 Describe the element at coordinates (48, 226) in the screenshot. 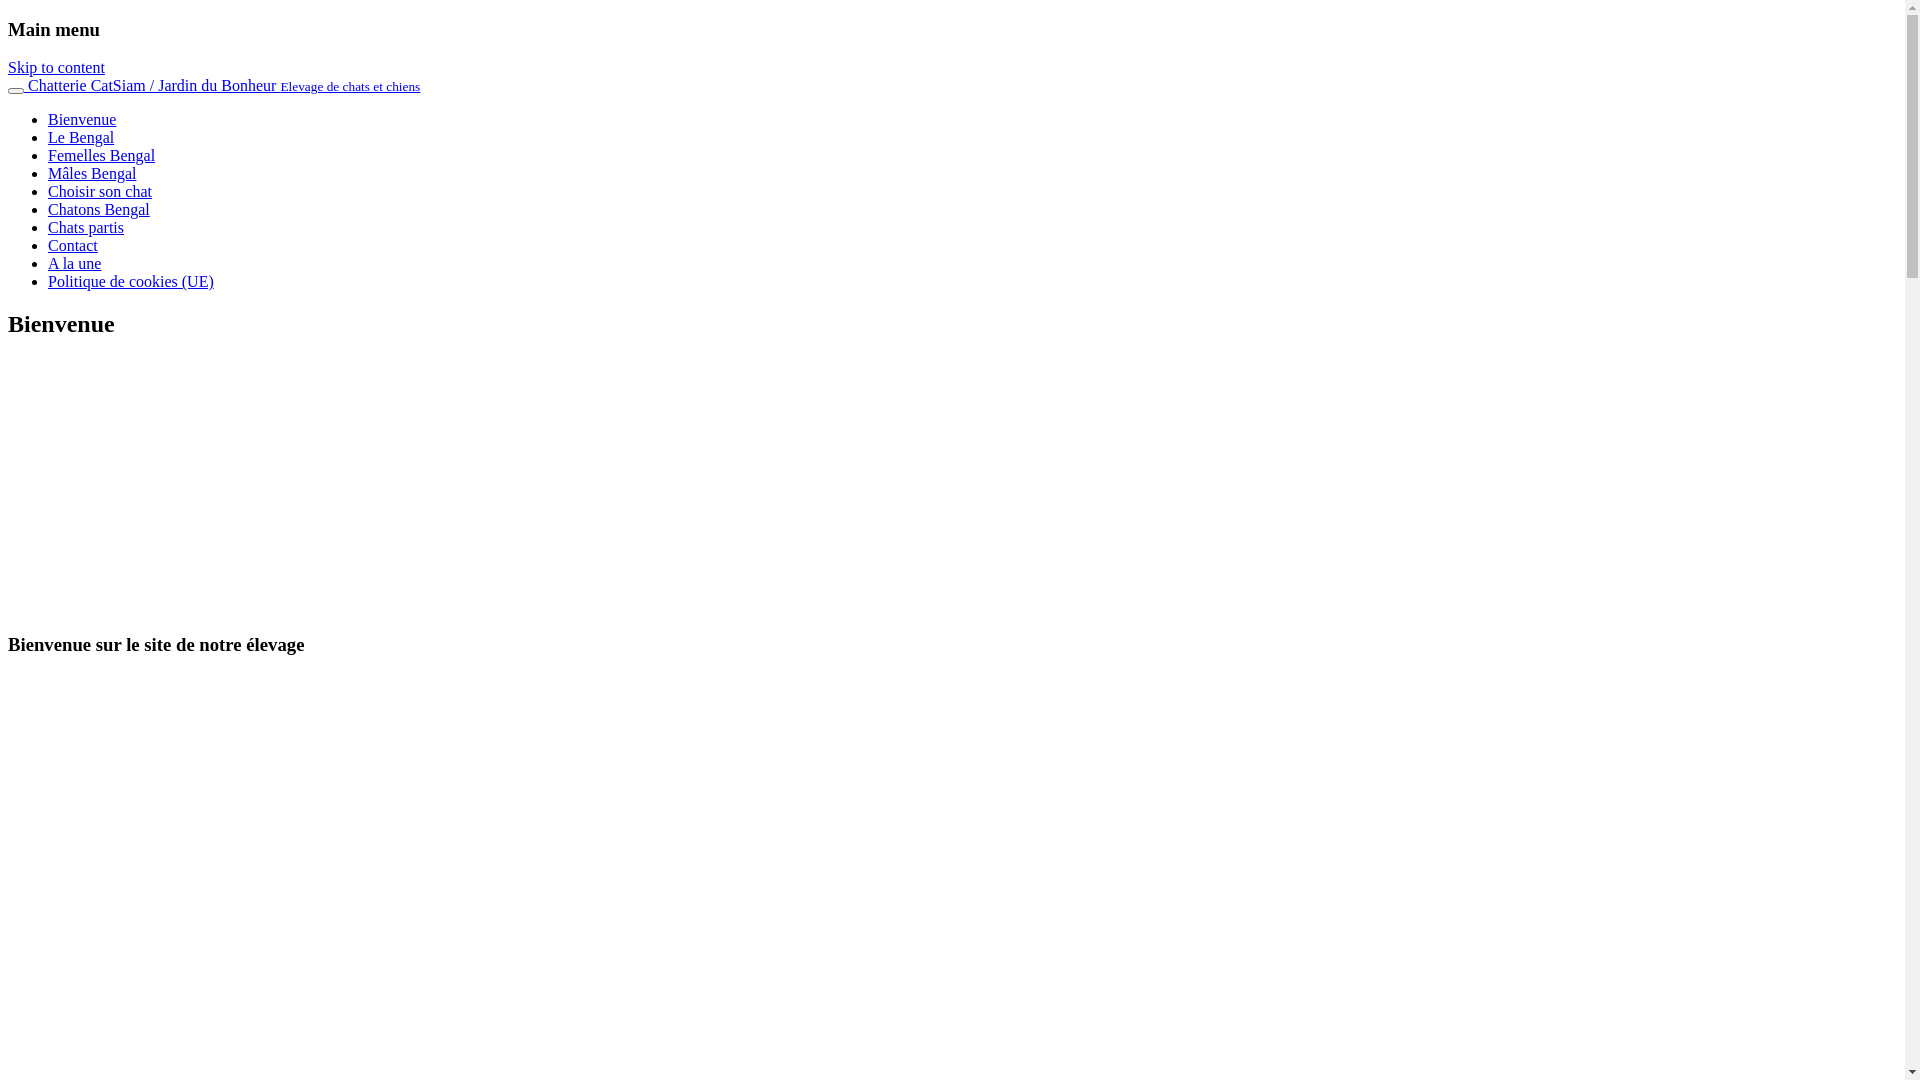

I see `'Chats partis'` at that location.